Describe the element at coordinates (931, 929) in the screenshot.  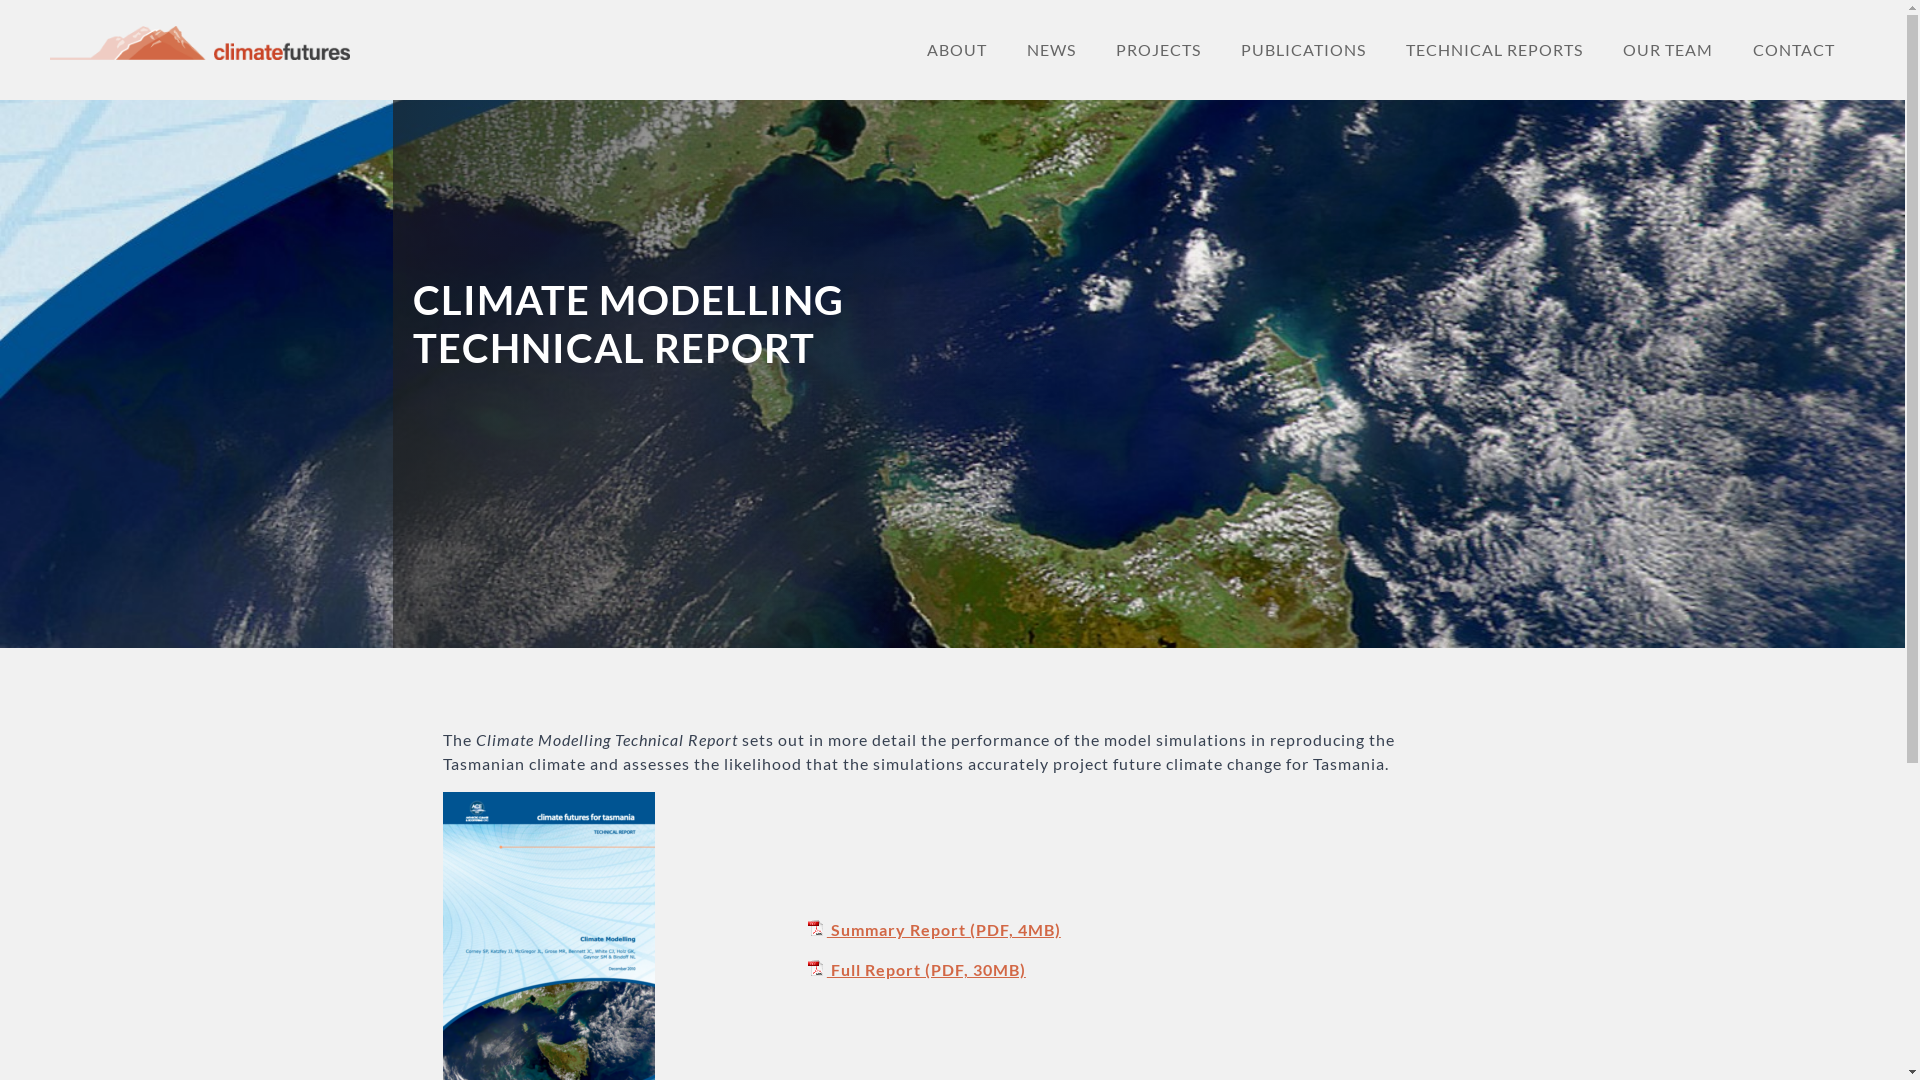
I see `'Summary Report (PDF, 4MB)'` at that location.